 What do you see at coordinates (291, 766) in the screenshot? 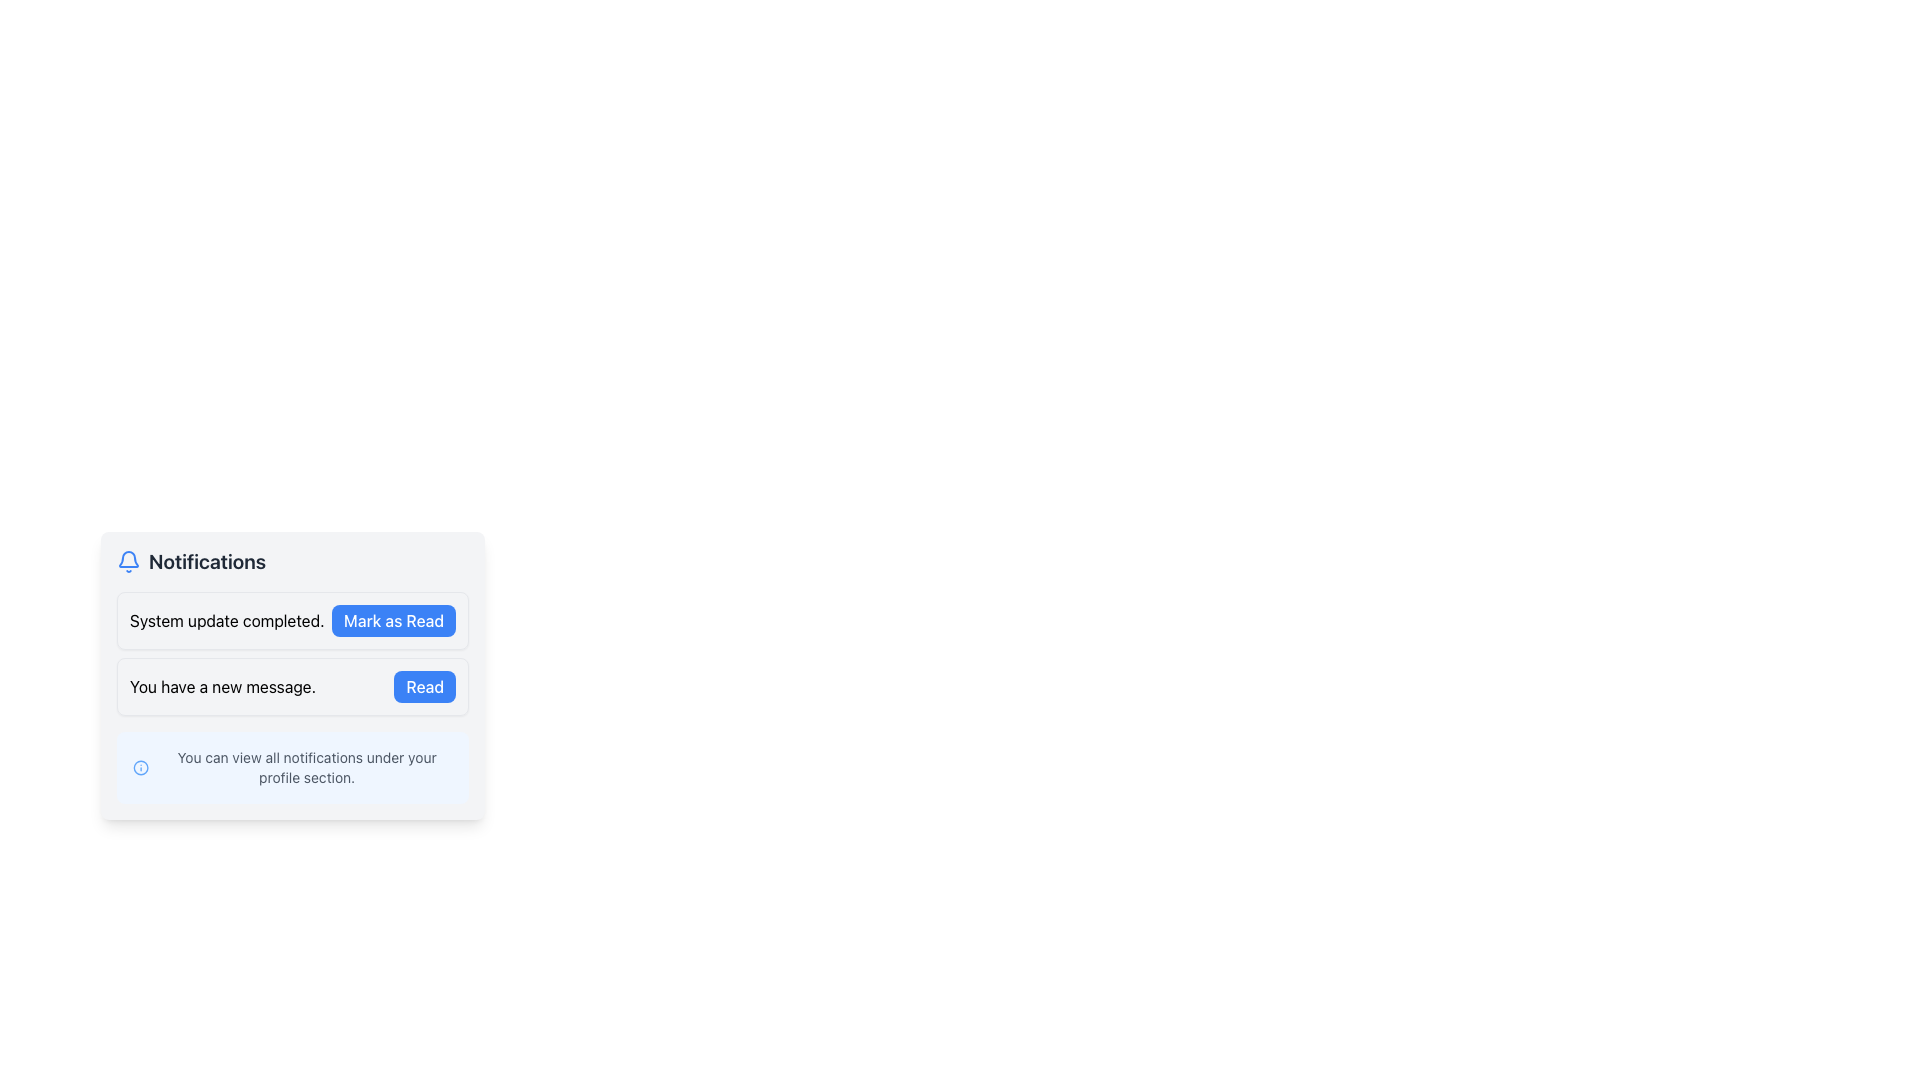
I see `the Informational Message Box located at the bottom of the notifications card, which provides guidance about viewing notifications under the profile section` at bounding box center [291, 766].